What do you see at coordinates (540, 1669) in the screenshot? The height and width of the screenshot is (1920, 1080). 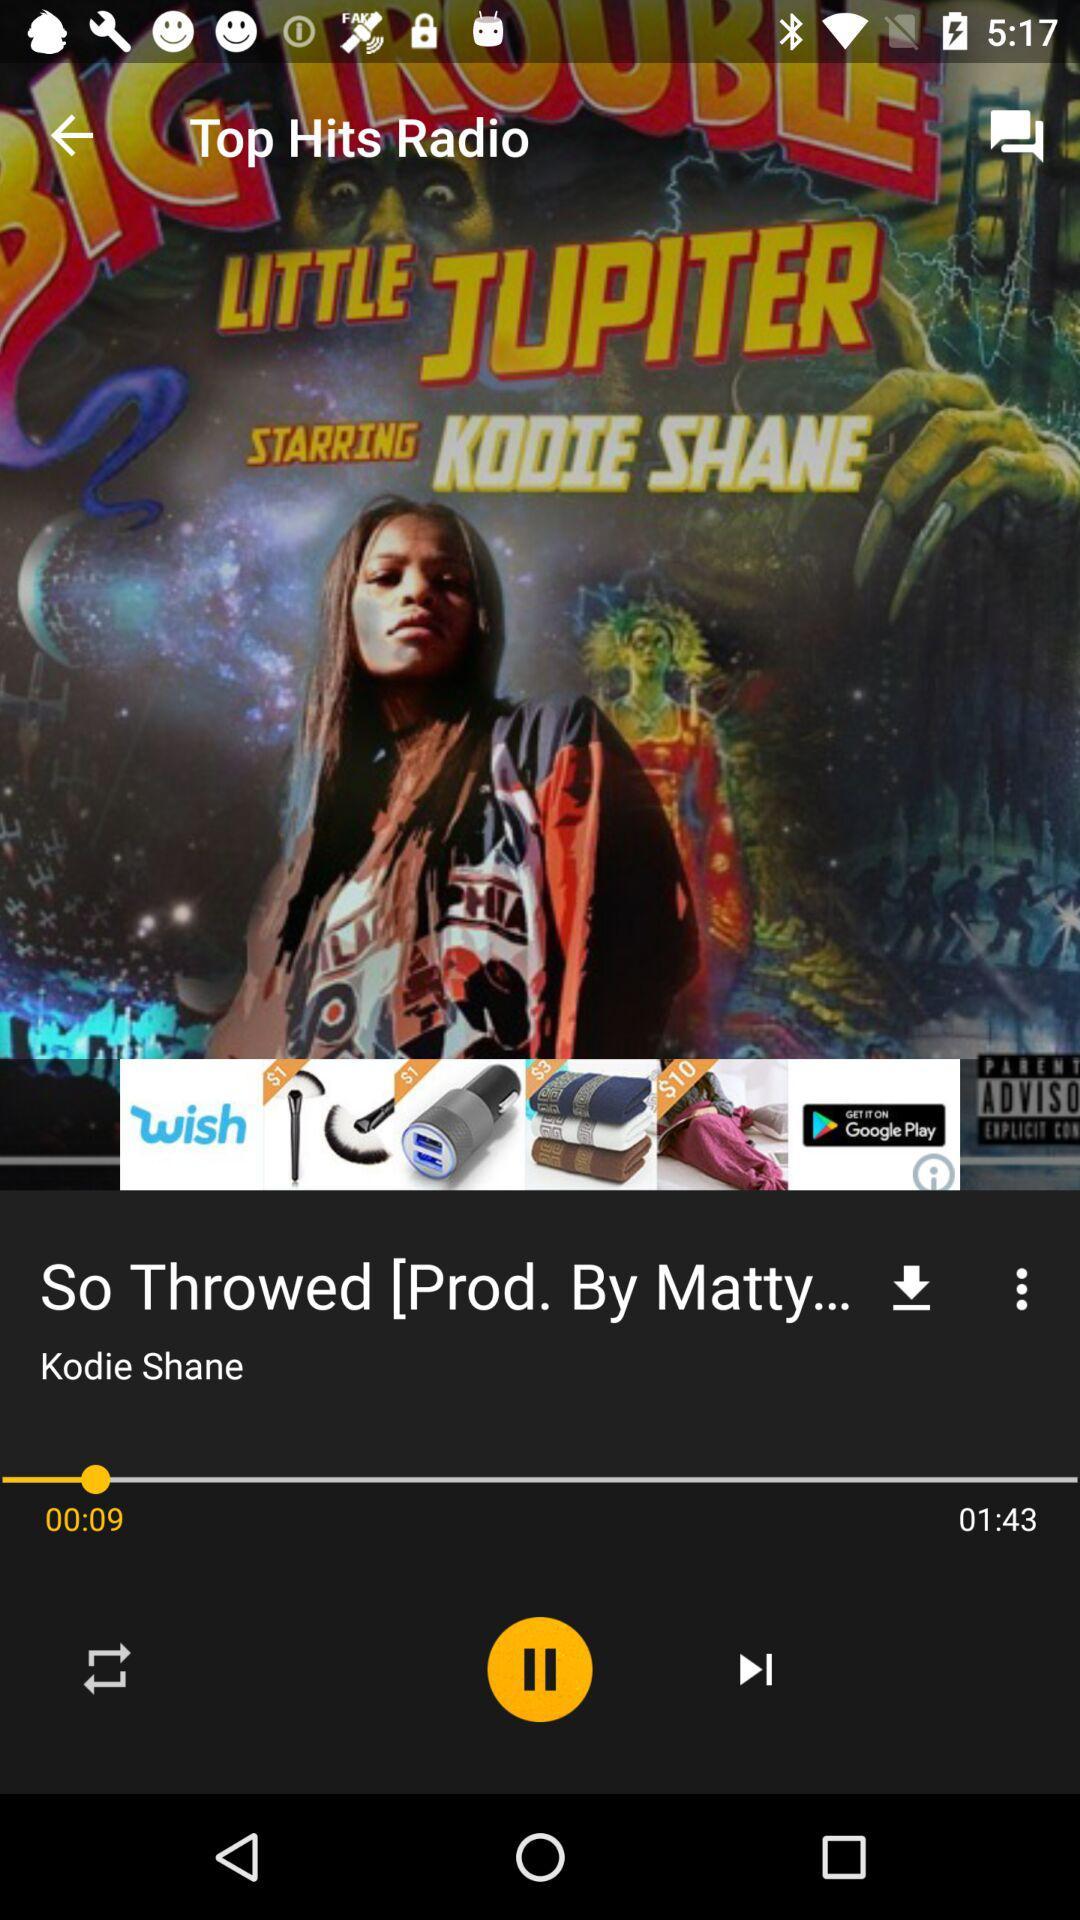 I see `the pause icon` at bounding box center [540, 1669].